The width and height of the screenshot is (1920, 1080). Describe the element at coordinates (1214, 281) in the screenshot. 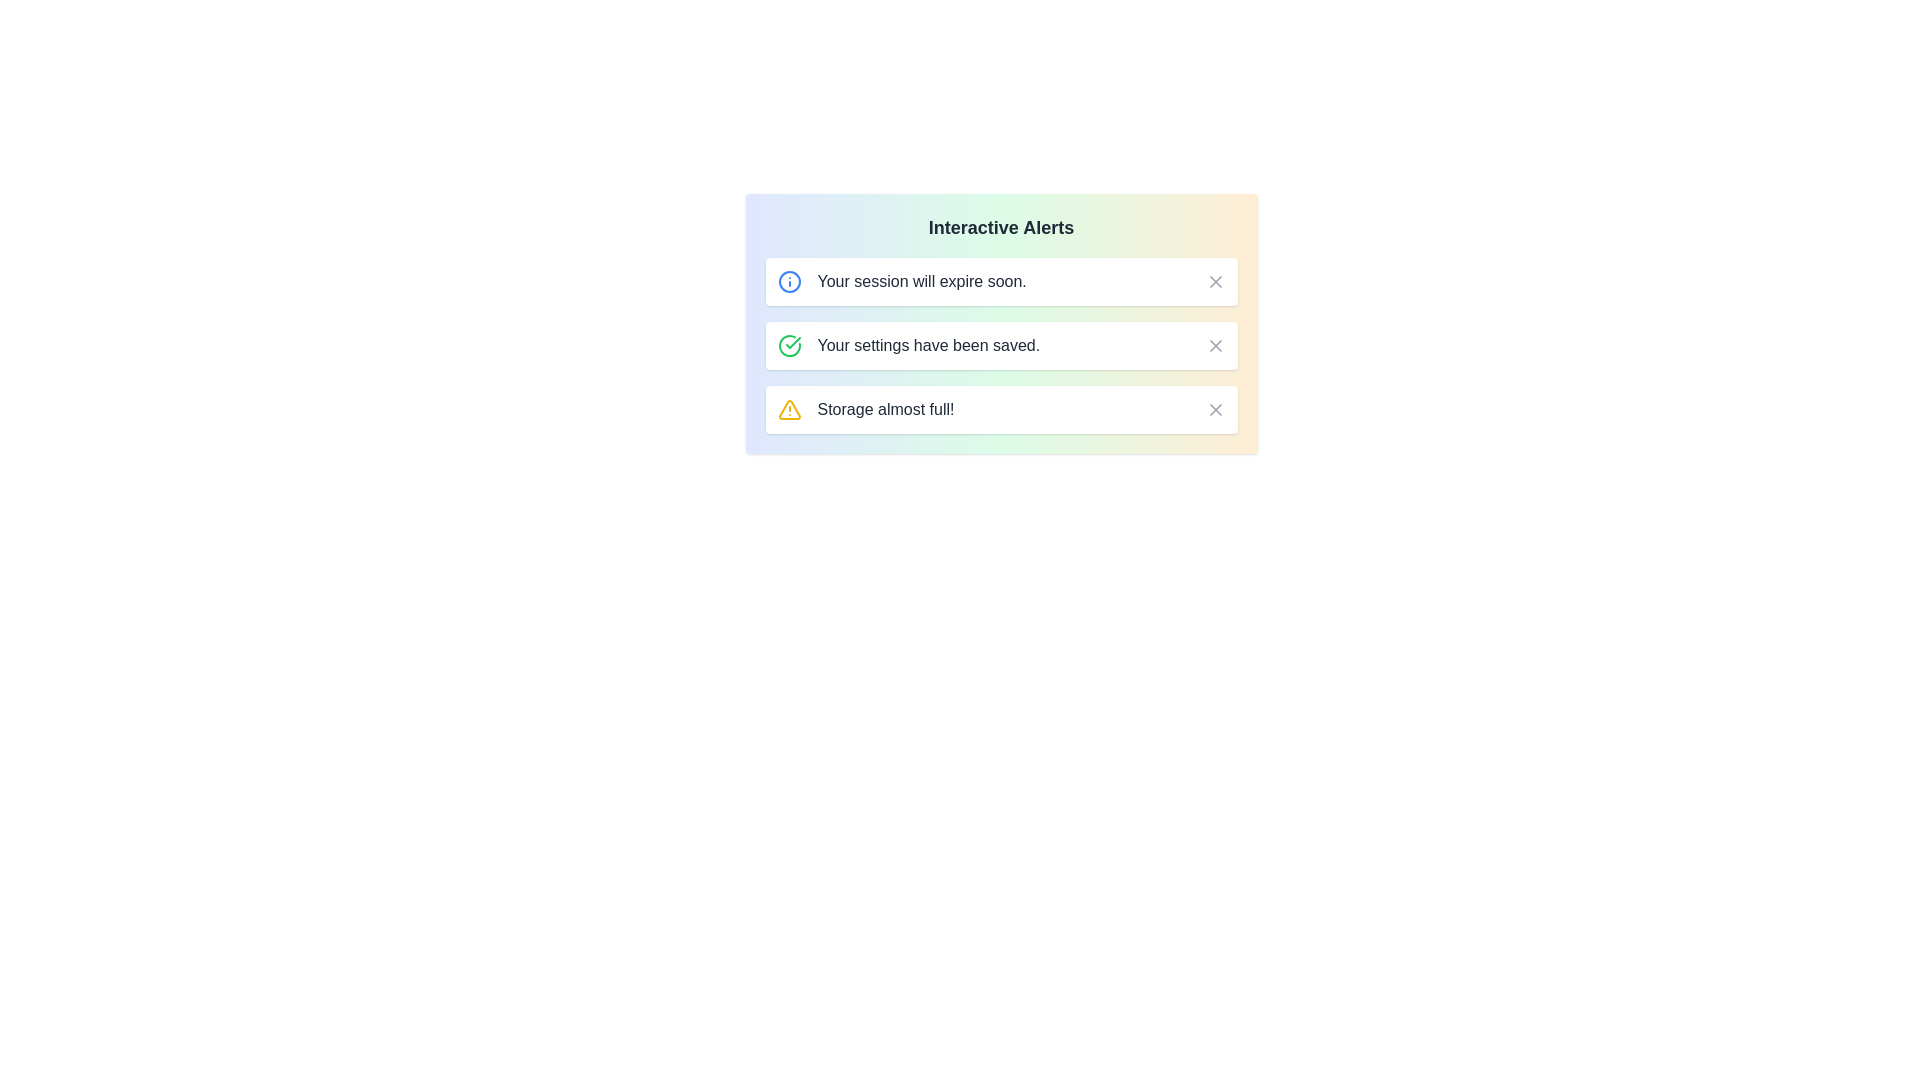

I see `the diagonal cross button in the top-right corner of the alert card` at that location.